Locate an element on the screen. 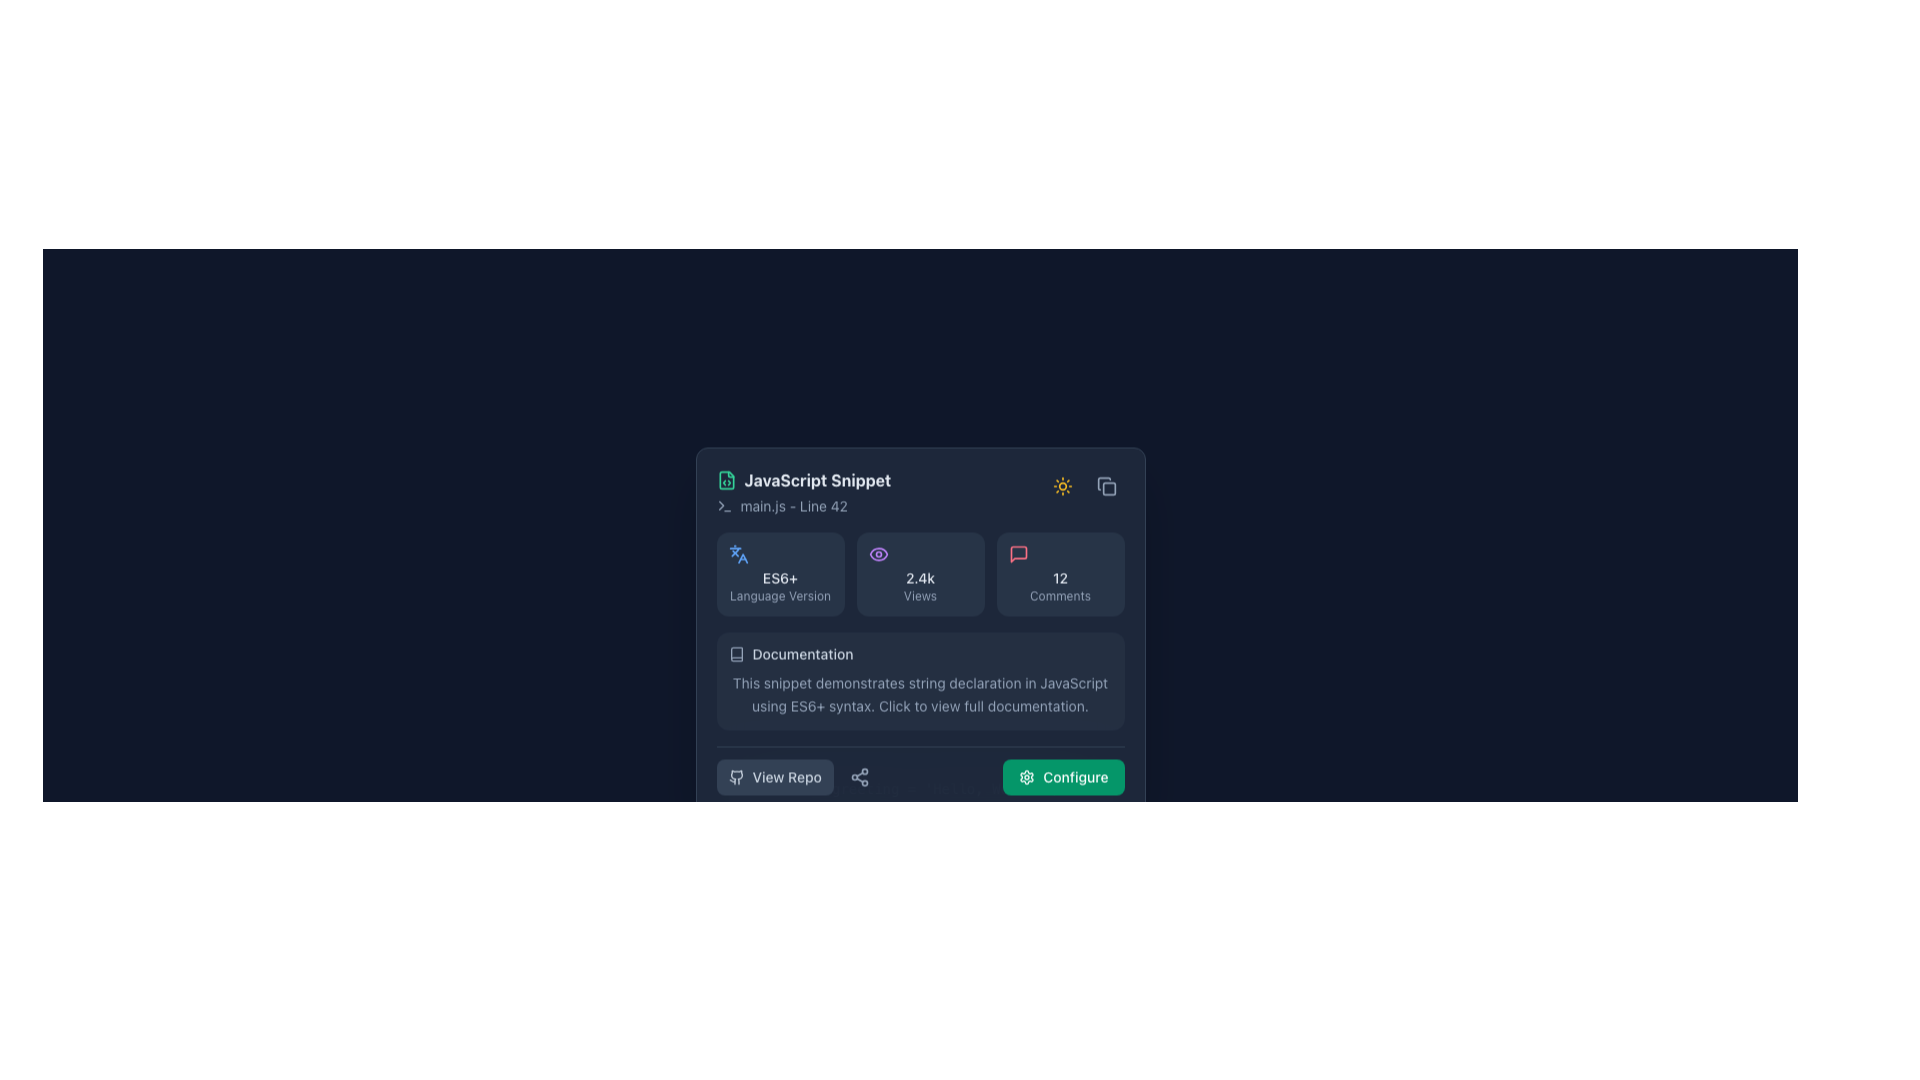 The width and height of the screenshot is (1920, 1080). the eye-shaped icon with a purple hue, which is located in the top-left corner of the section displaying '2.4k Views' is located at coordinates (878, 554).